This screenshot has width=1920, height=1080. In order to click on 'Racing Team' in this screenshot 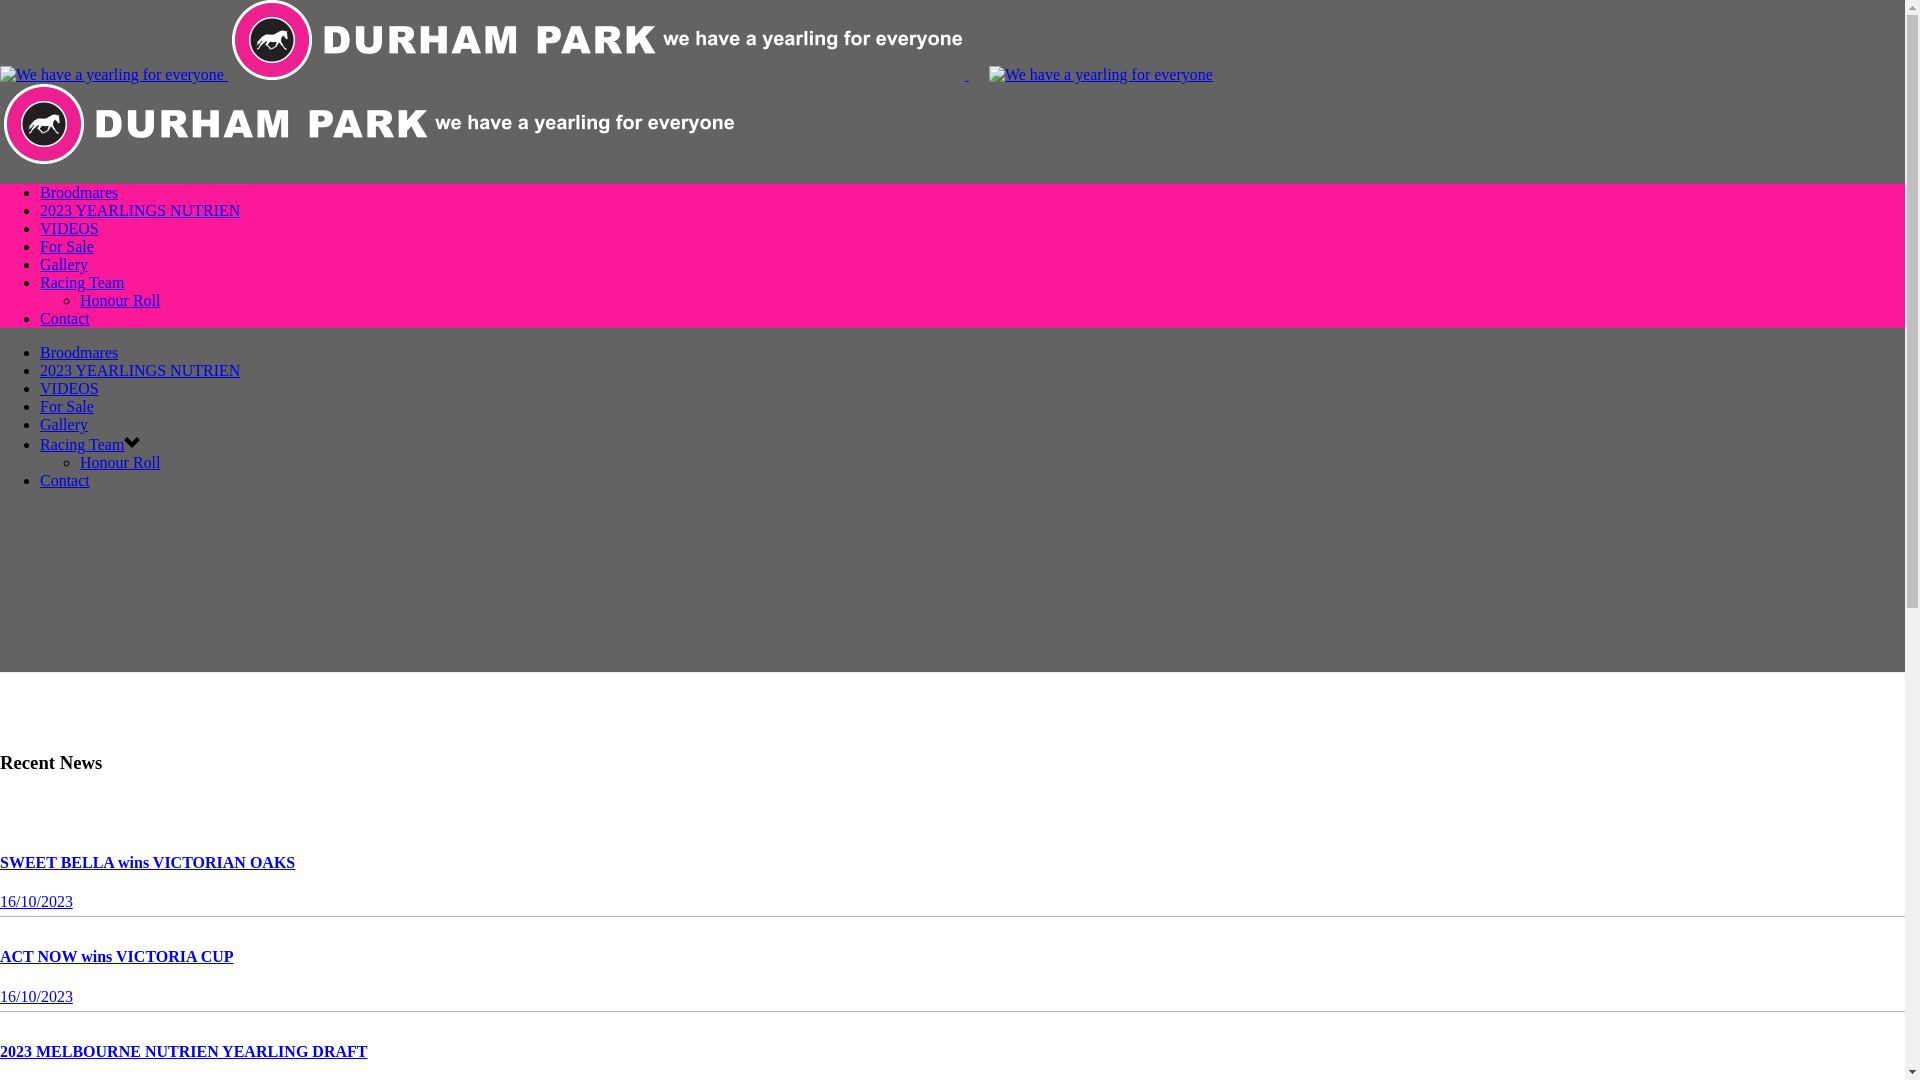, I will do `click(80, 443)`.